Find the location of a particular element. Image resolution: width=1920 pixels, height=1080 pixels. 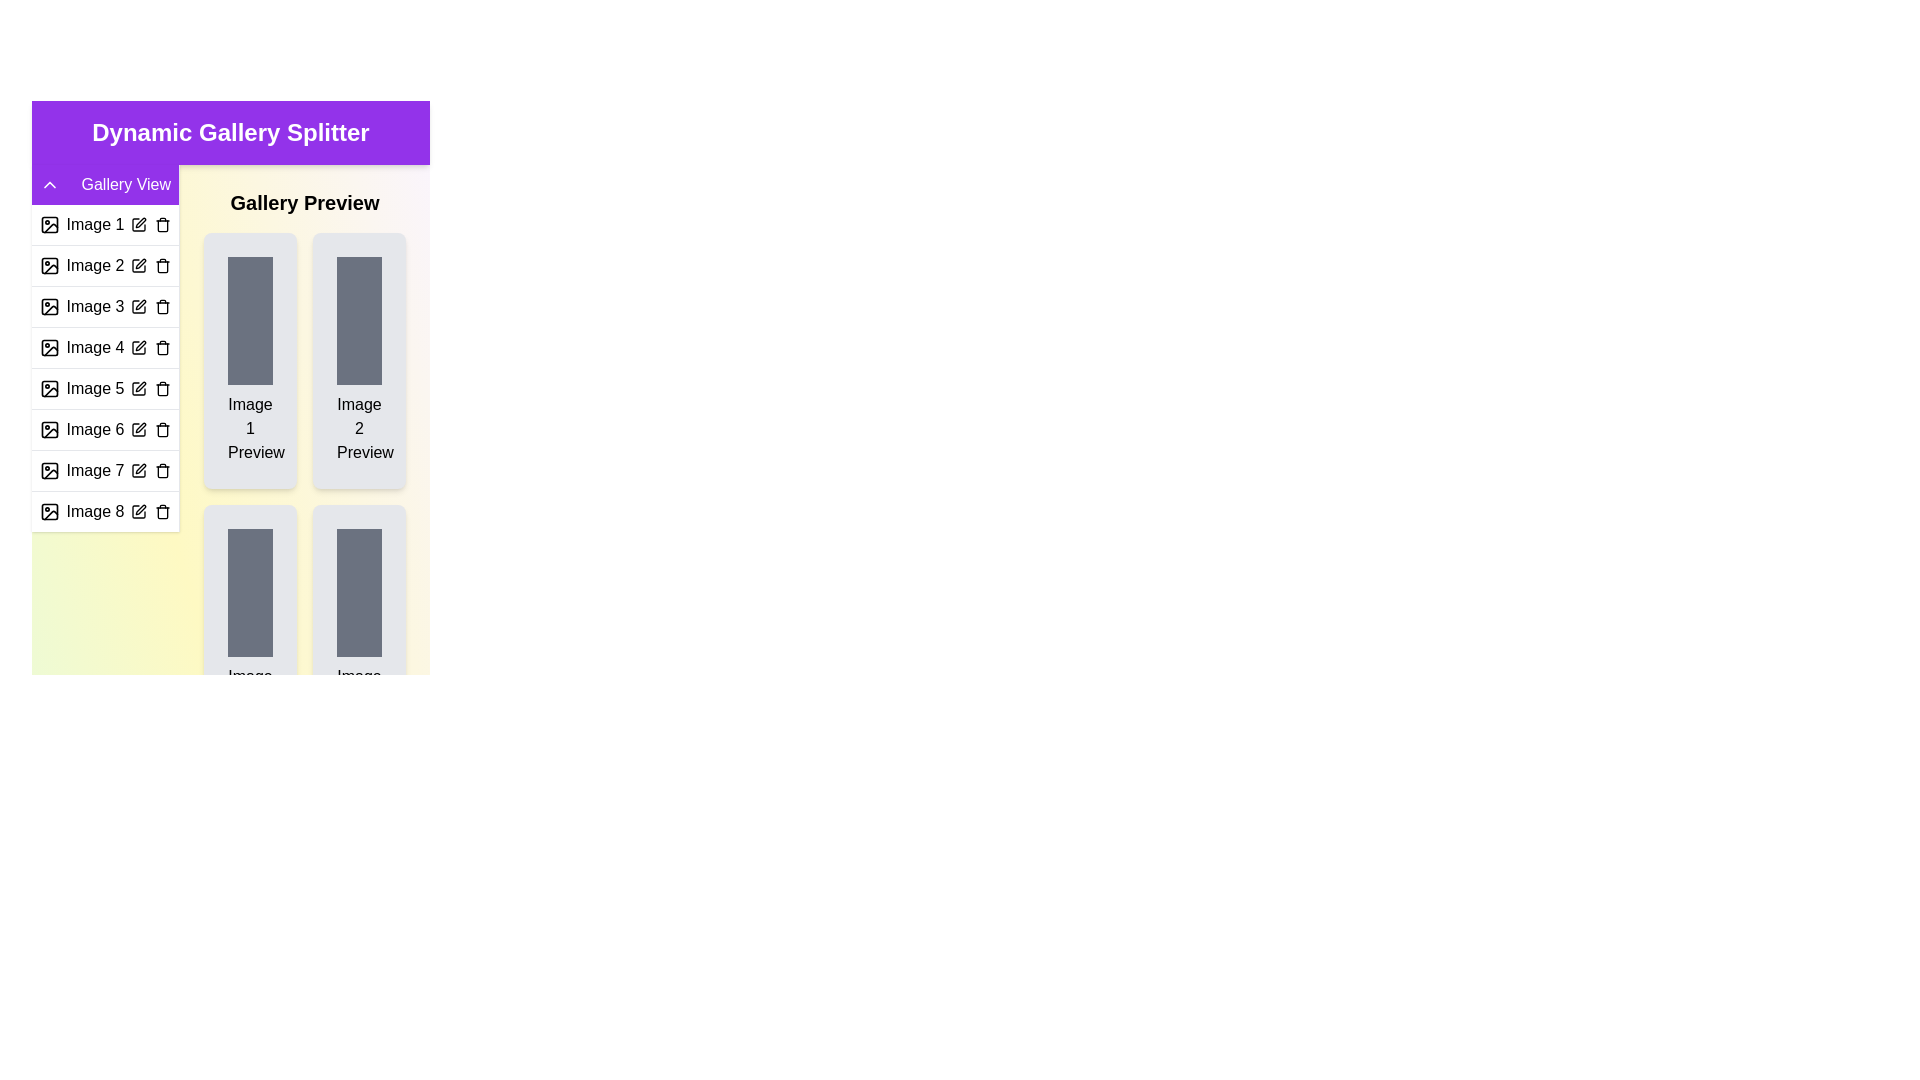

the edit icon of the grouped action buttons located to the right of the 'Image 8' label to initiate editing is located at coordinates (149, 511).